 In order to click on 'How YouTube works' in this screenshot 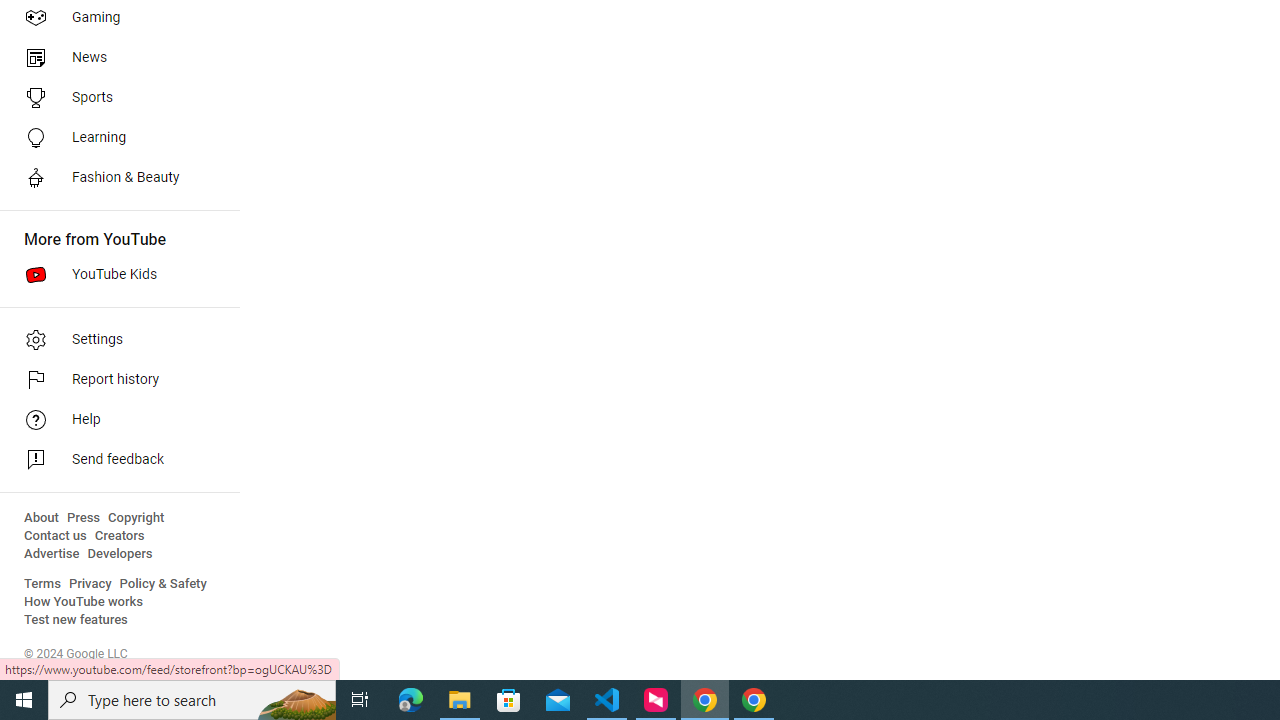, I will do `click(82, 601)`.